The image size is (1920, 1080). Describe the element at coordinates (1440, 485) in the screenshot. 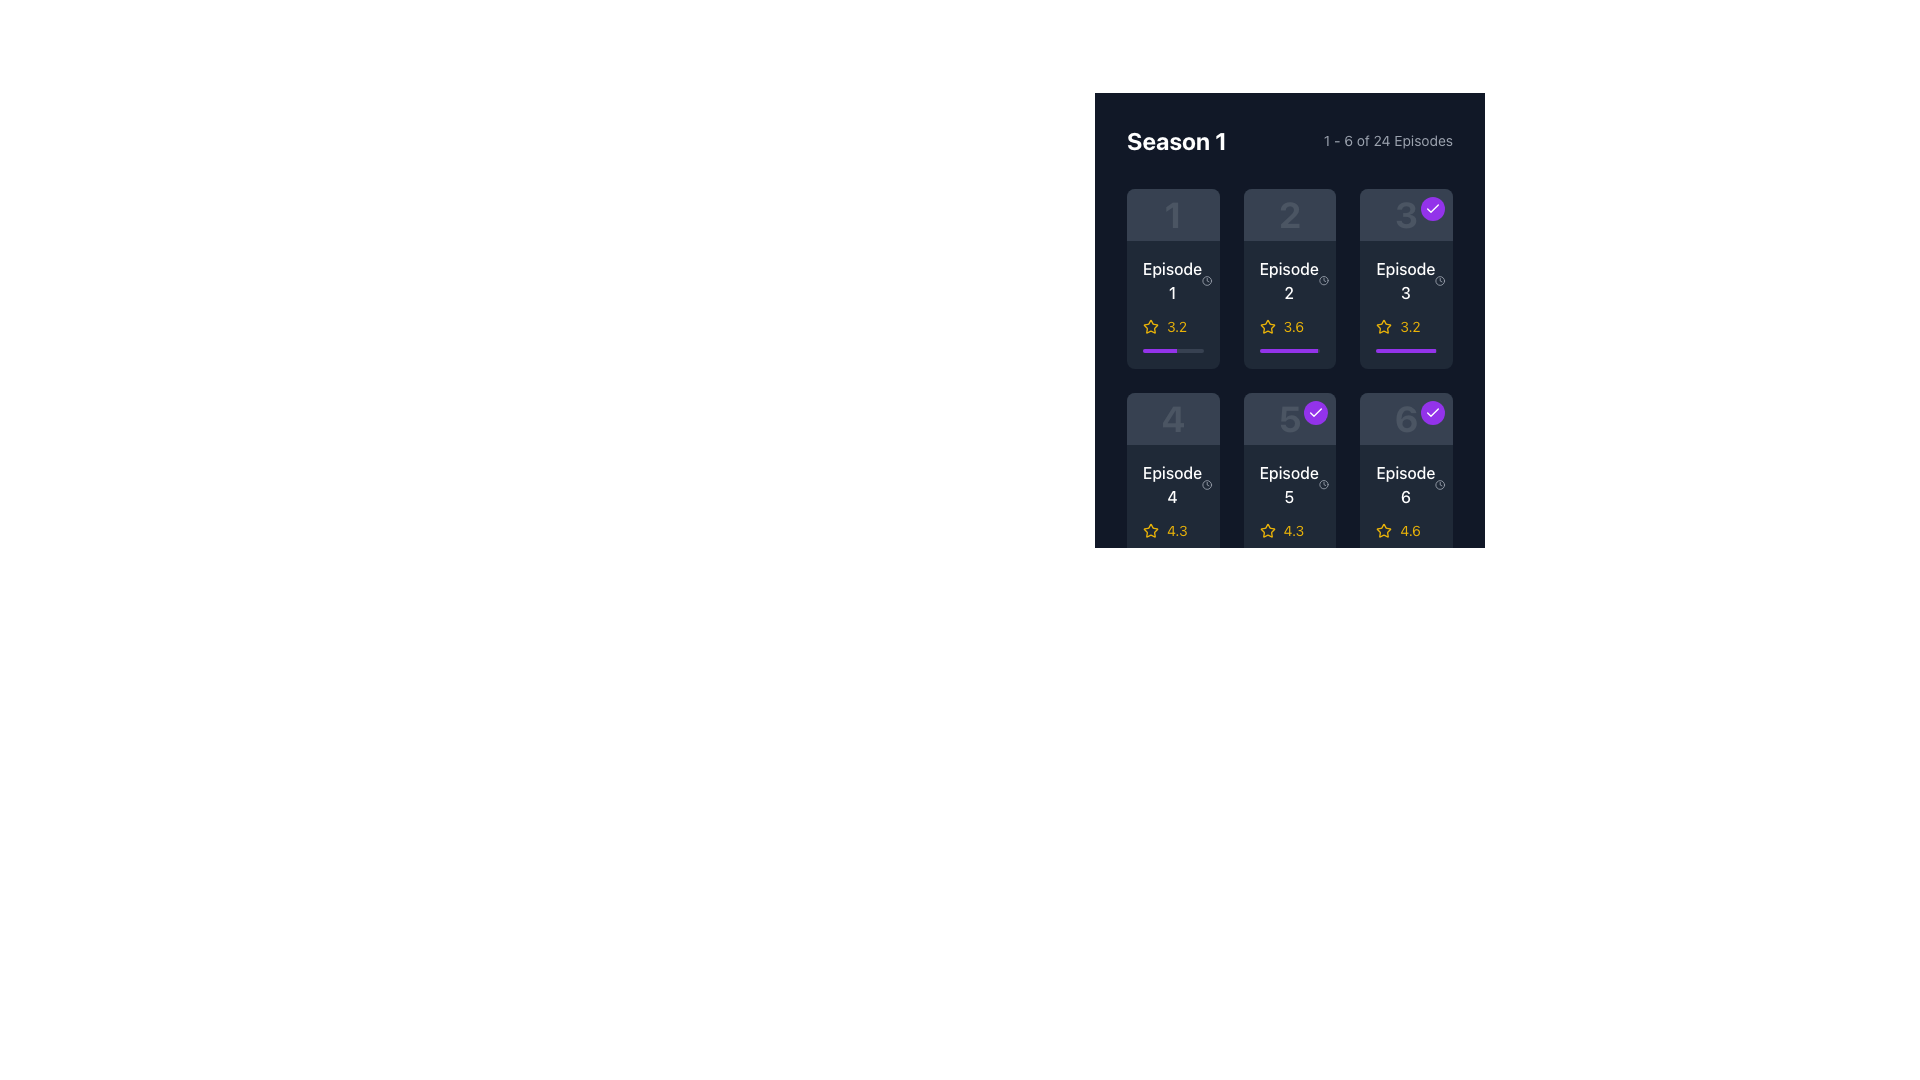

I see `the icon representing the duration of the episode` at that location.